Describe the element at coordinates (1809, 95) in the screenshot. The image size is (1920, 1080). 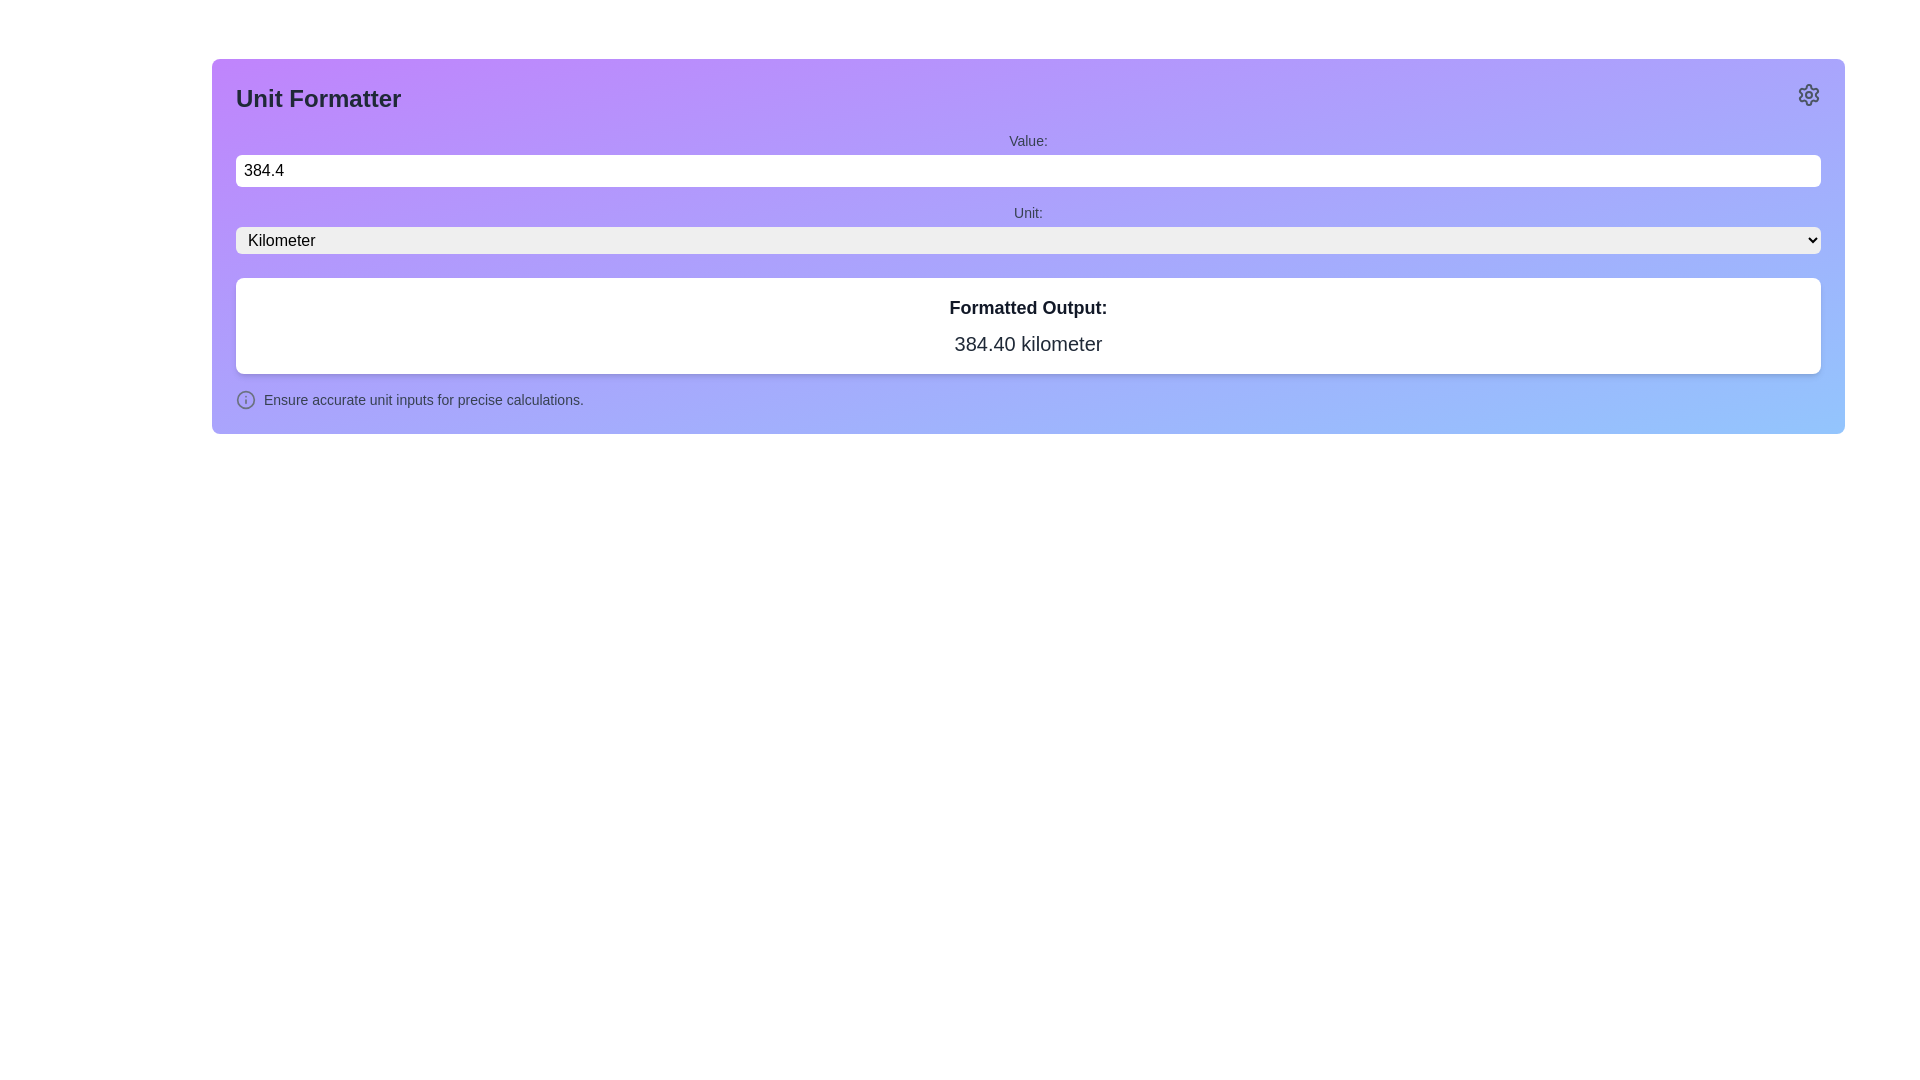
I see `the gear icon located at the upper-right corner of the interface` at that location.